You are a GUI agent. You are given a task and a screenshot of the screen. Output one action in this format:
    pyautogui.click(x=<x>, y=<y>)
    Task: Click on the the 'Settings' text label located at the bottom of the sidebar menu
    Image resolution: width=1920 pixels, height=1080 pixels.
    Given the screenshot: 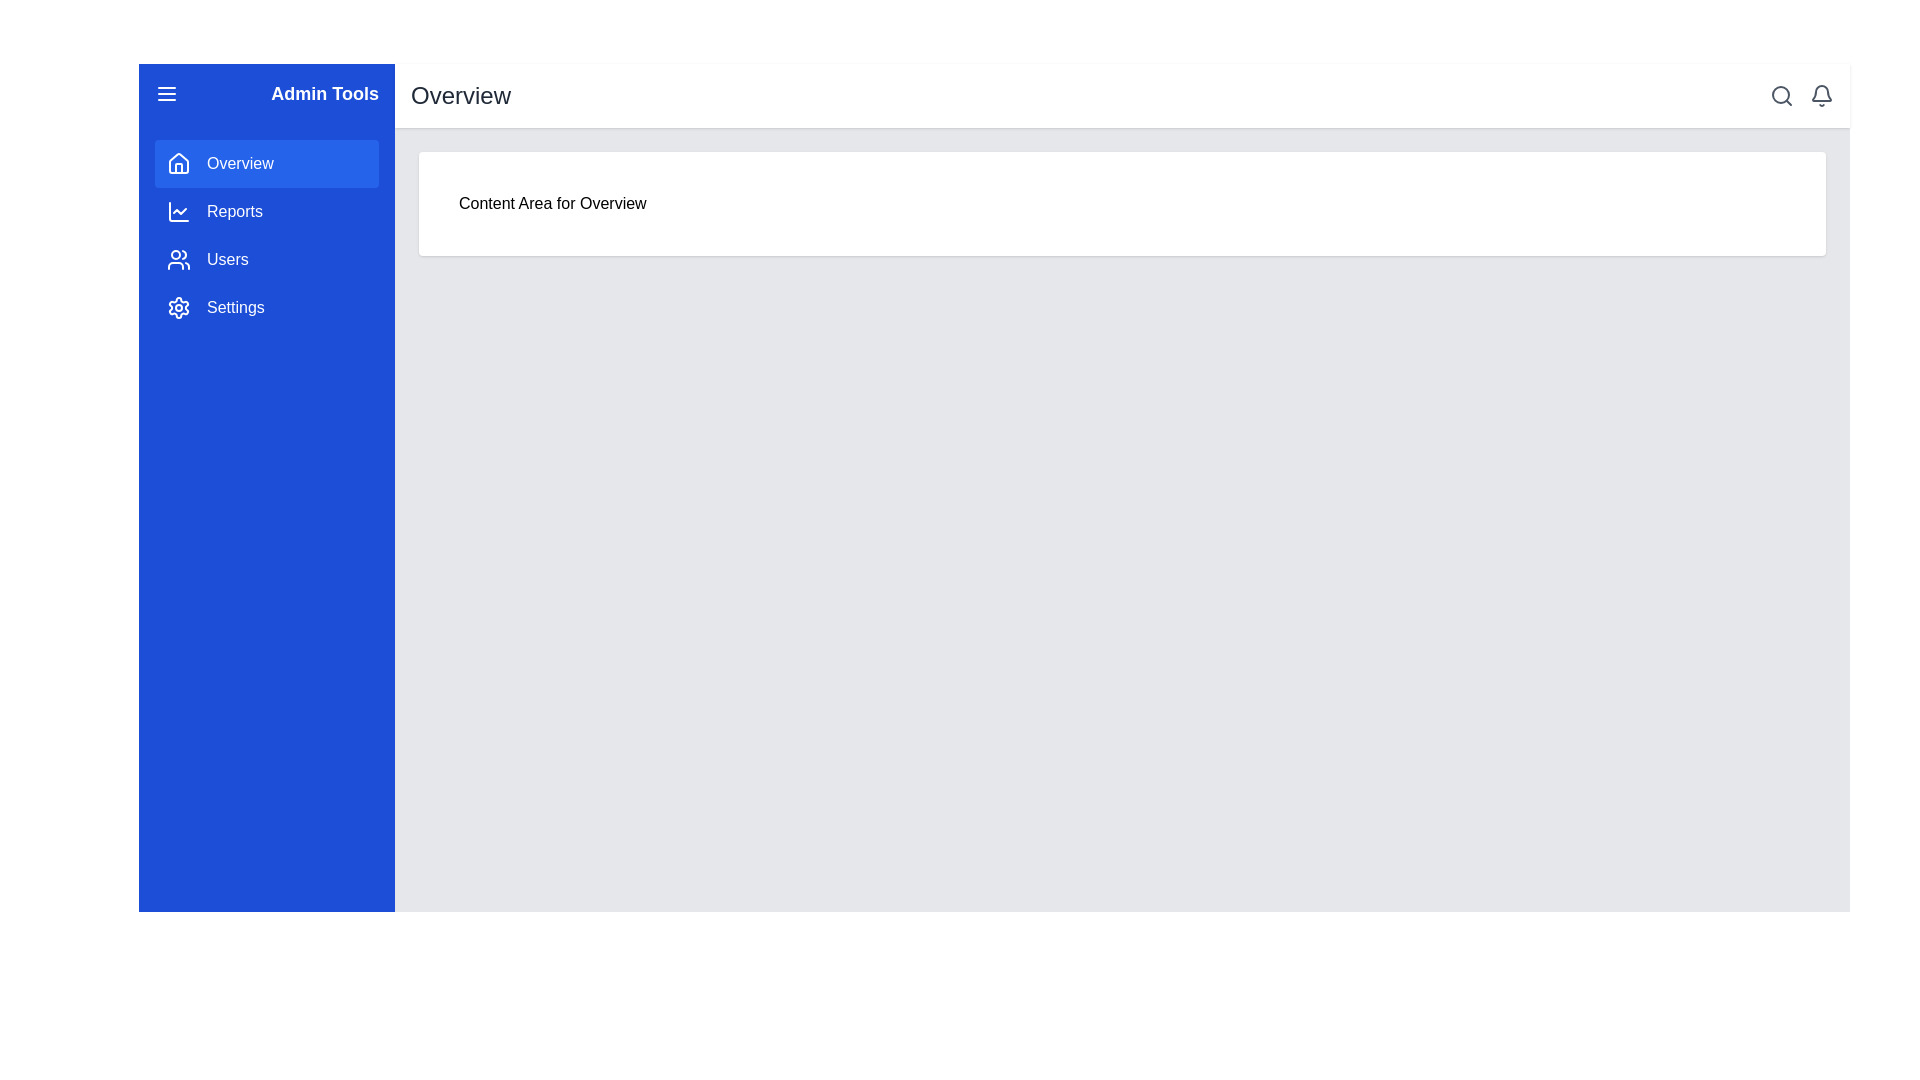 What is the action you would take?
    pyautogui.click(x=235, y=308)
    